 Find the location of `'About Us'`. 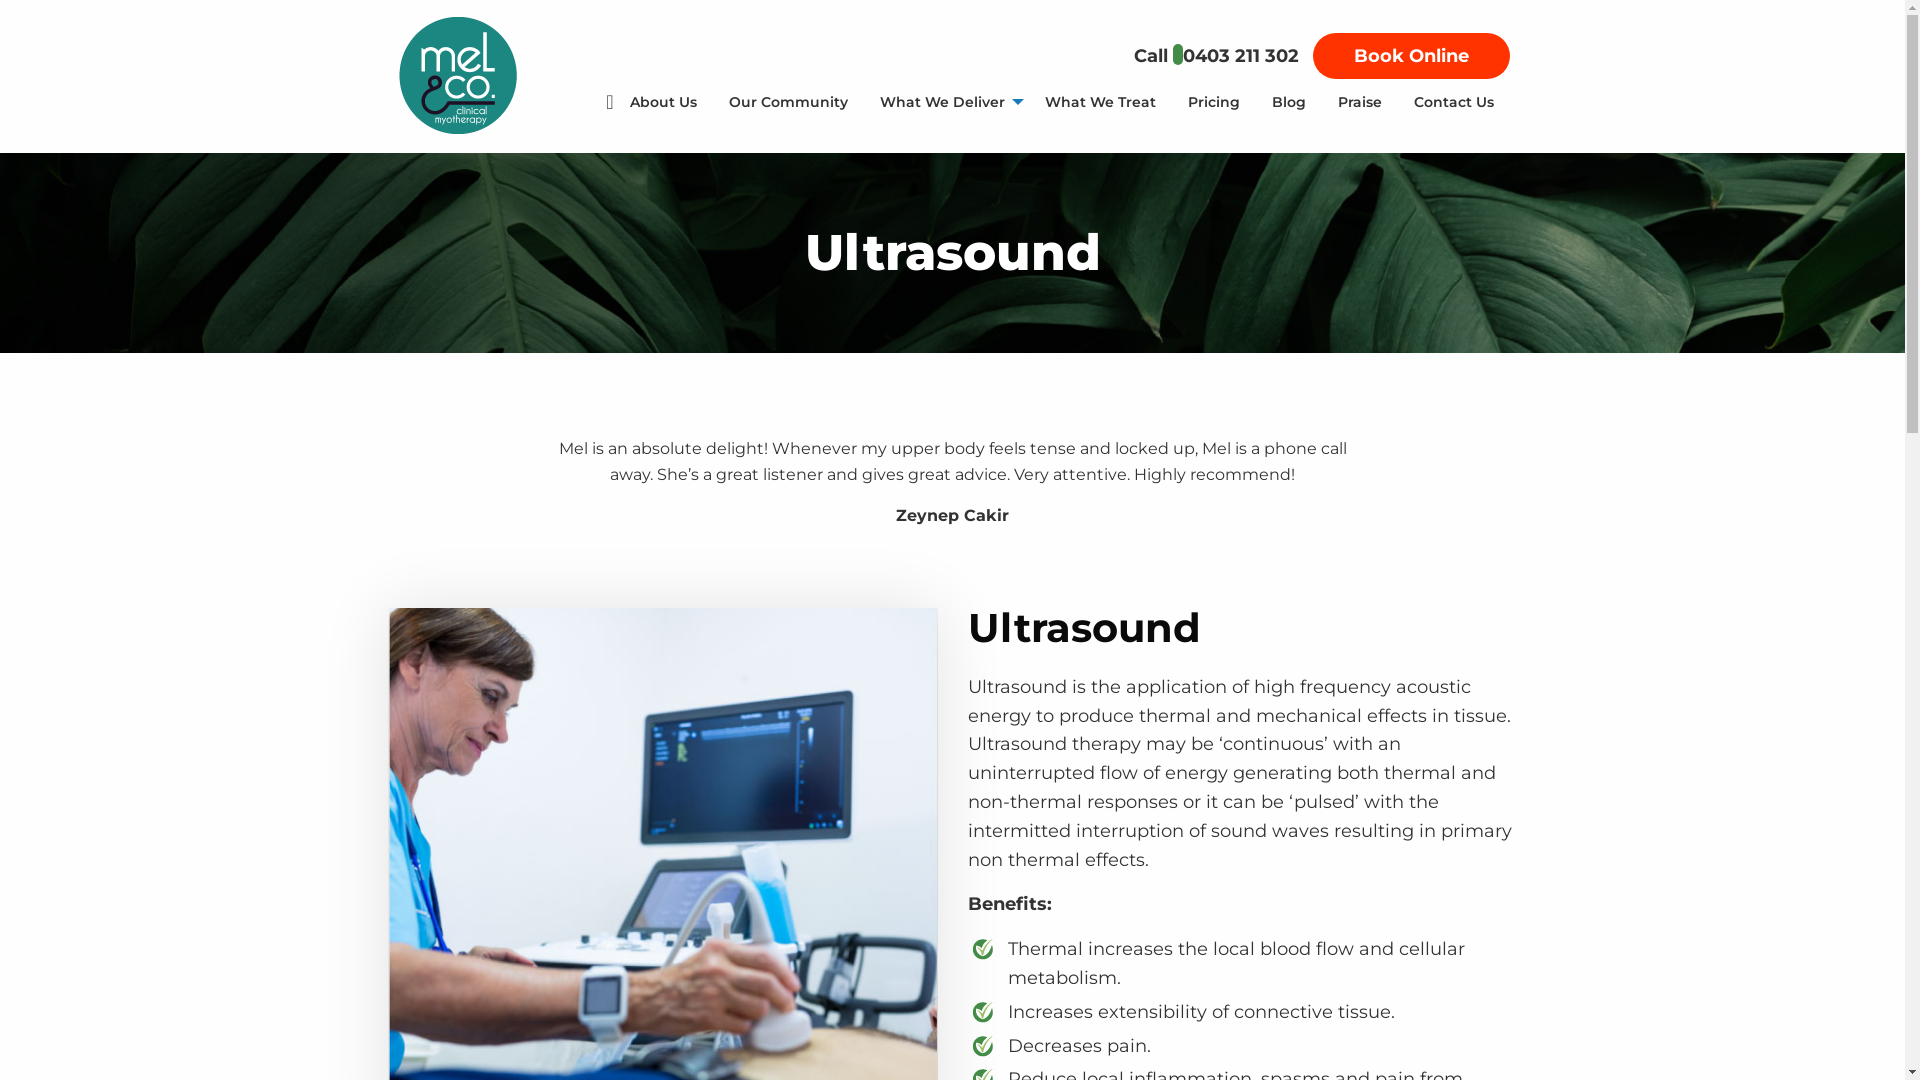

'About Us' is located at coordinates (663, 101).